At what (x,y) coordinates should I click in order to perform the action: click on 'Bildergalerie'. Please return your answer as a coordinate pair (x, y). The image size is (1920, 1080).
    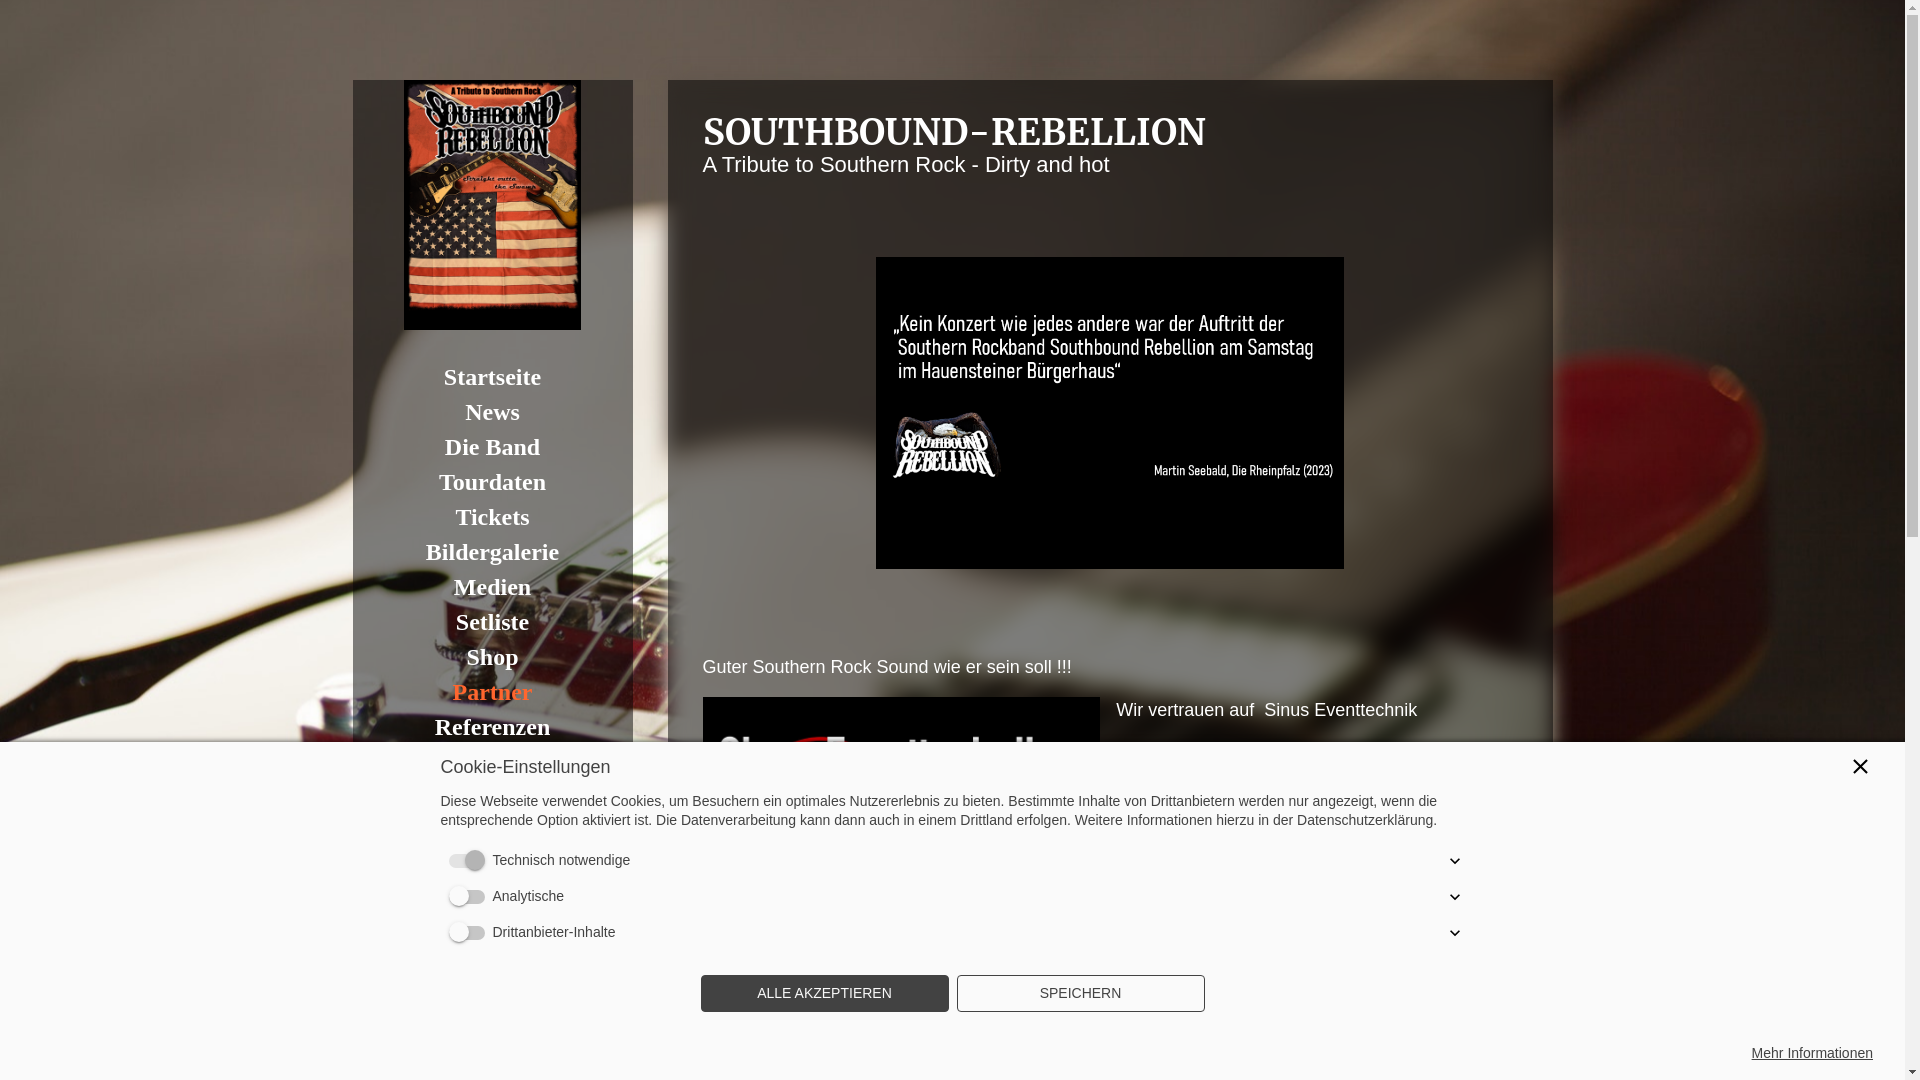
    Looking at the image, I should click on (491, 552).